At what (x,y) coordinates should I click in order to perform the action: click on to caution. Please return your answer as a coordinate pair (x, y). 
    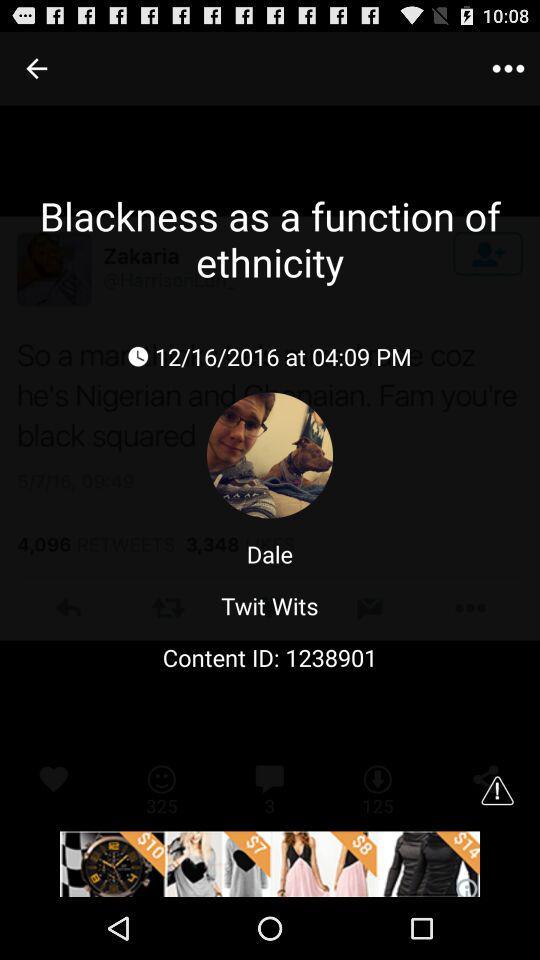
    Looking at the image, I should click on (496, 790).